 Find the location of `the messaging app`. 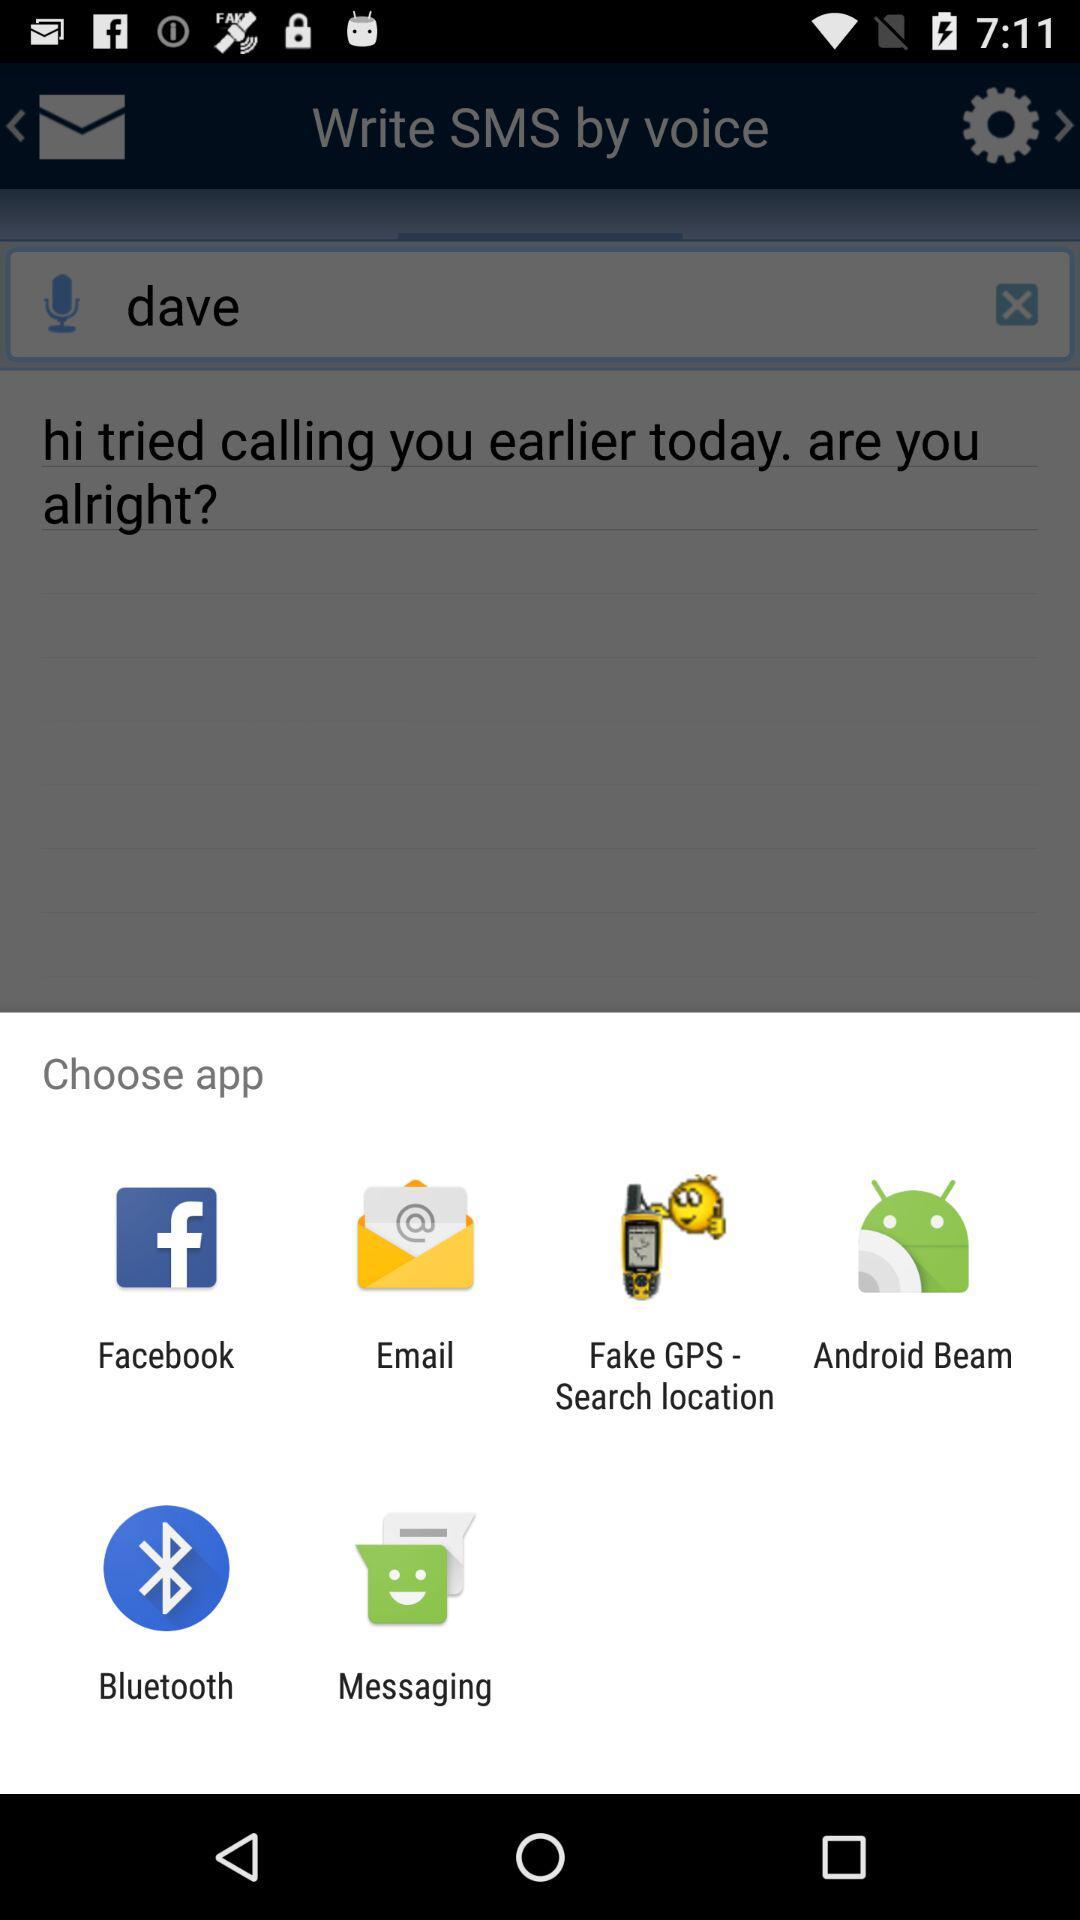

the messaging app is located at coordinates (414, 1705).